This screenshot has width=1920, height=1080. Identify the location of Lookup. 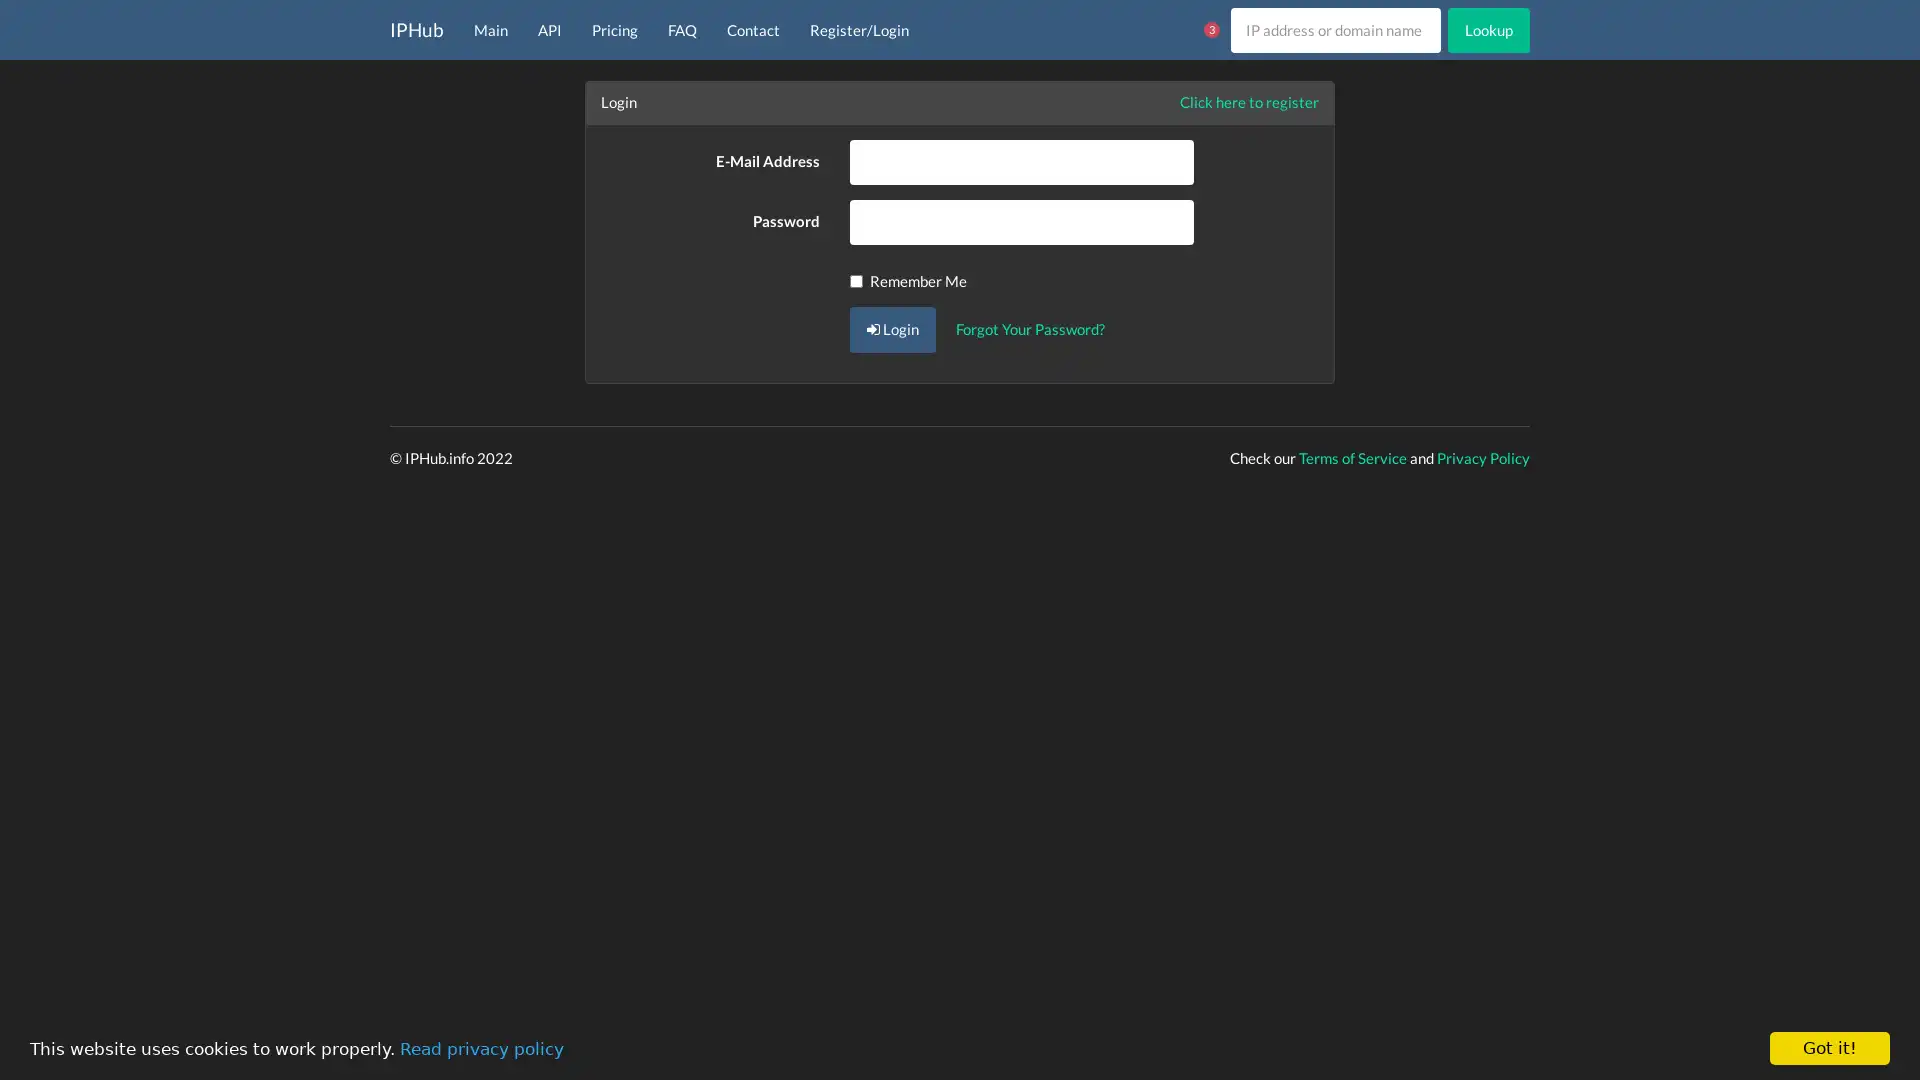
(1488, 29).